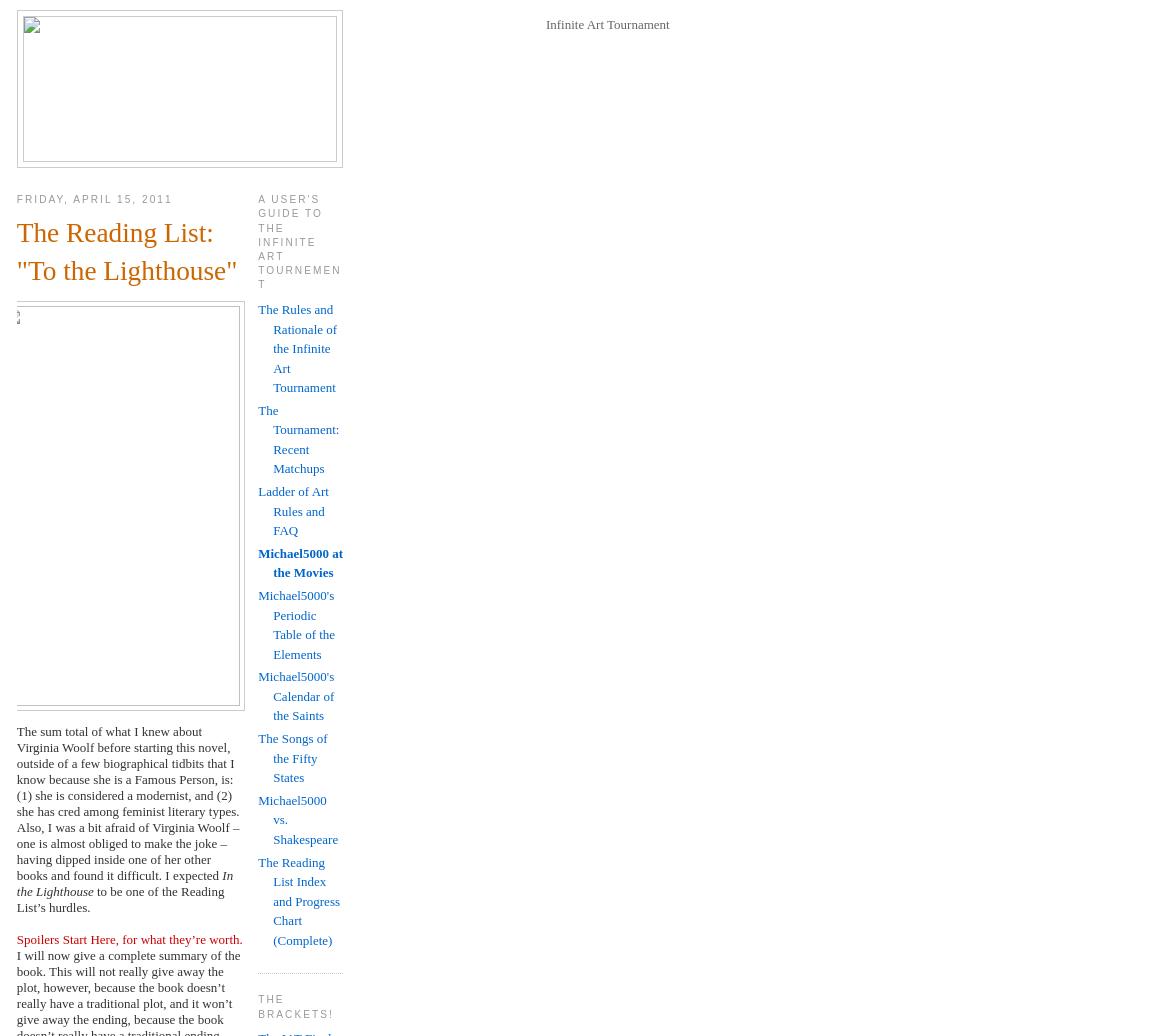 This screenshot has width=1176, height=1036. What do you see at coordinates (296, 818) in the screenshot?
I see `'Michael5000 vs. Shakespeare'` at bounding box center [296, 818].